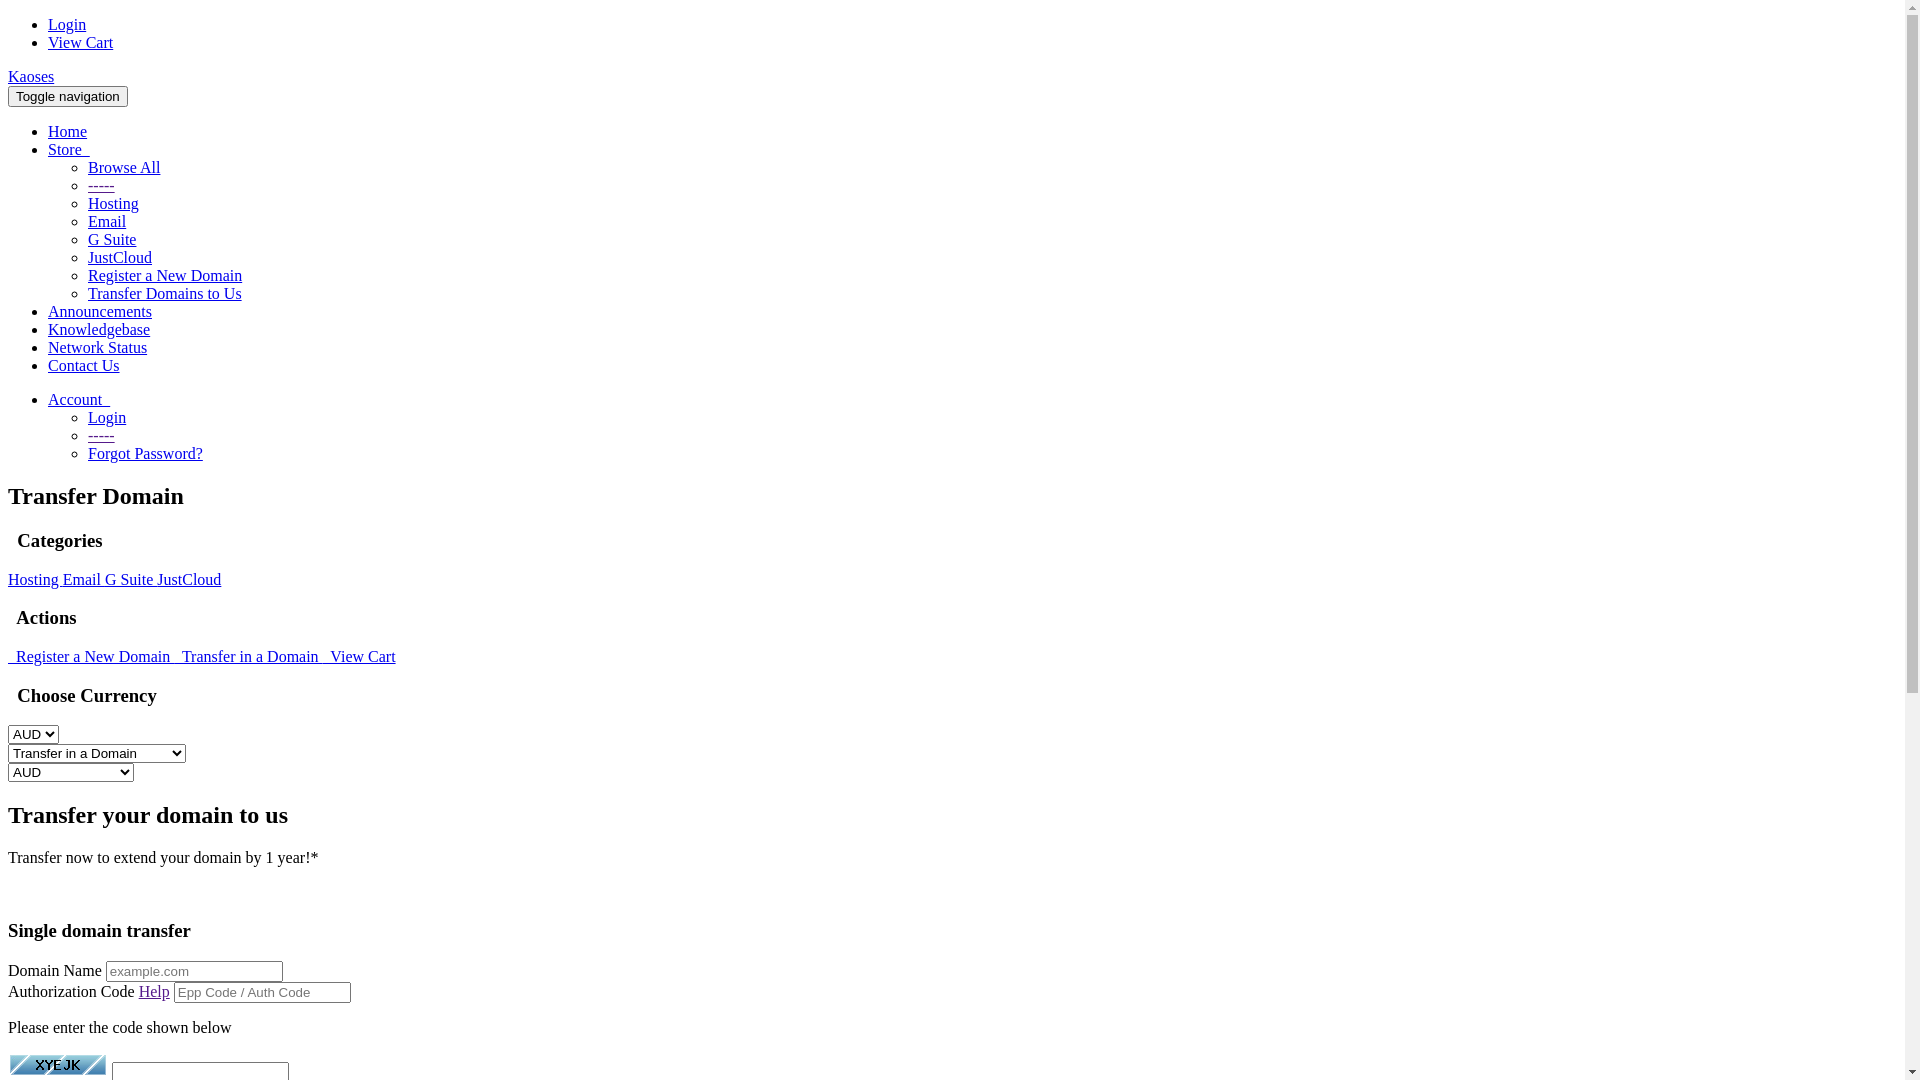 The image size is (1920, 1080). I want to click on 'Network Status', so click(96, 346).